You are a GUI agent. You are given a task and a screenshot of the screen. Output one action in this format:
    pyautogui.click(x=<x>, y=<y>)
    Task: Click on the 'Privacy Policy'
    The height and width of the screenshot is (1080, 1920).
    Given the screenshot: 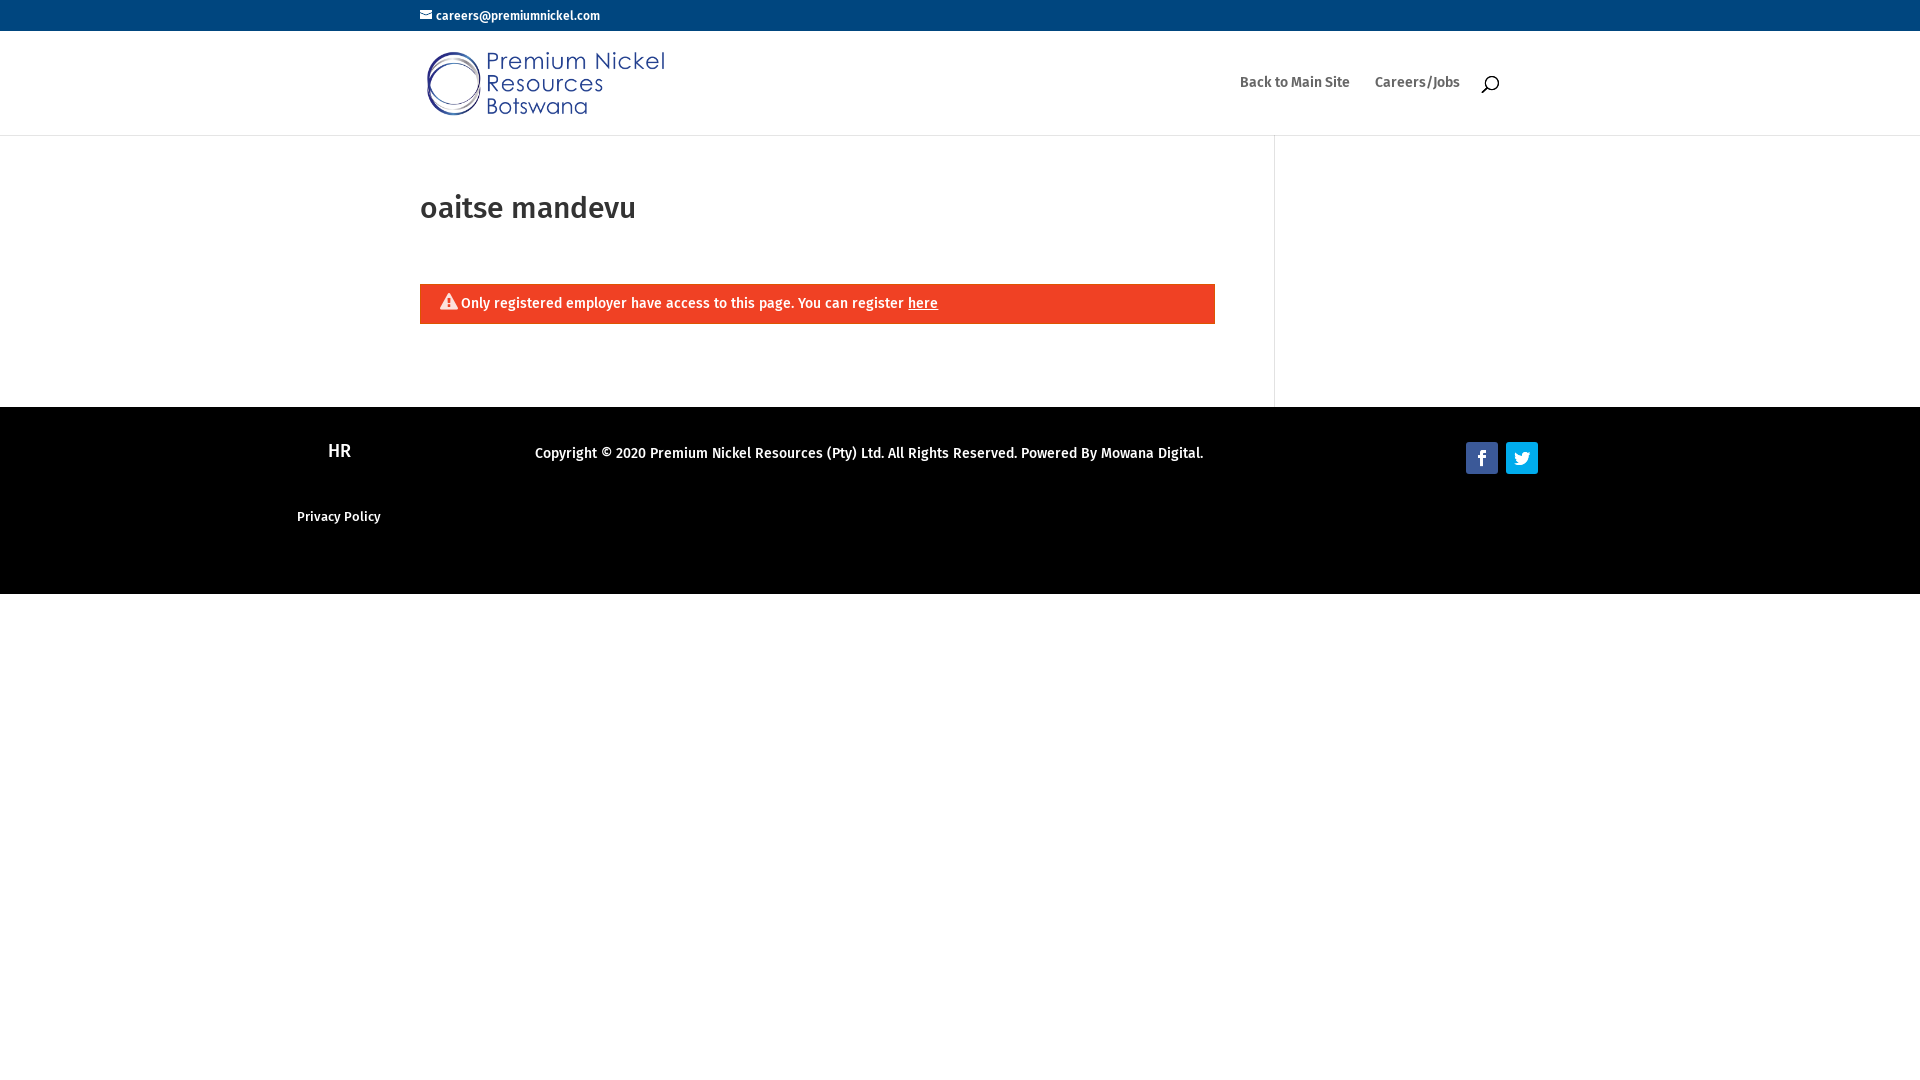 What is the action you would take?
    pyautogui.click(x=339, y=515)
    